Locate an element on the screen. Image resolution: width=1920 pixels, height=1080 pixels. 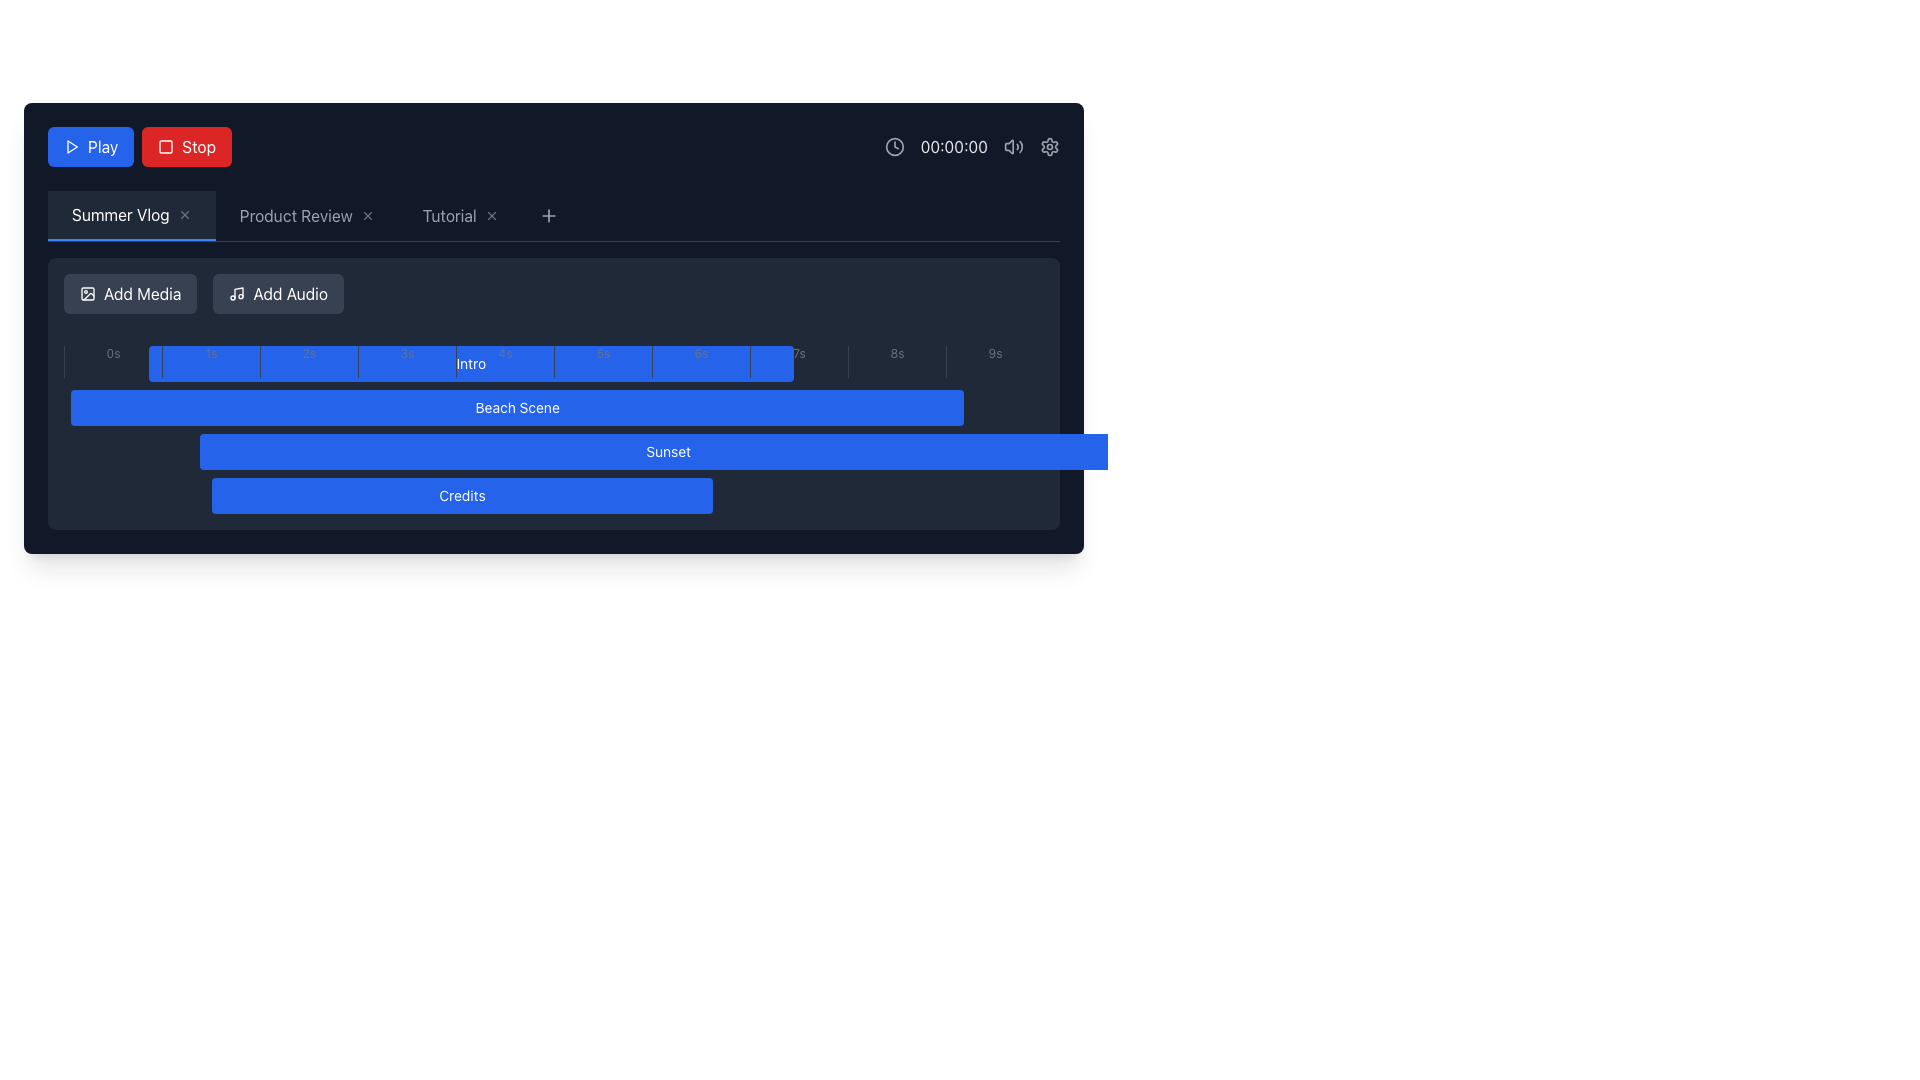
the 'Add Audio' button, which is a rectangular button with a dark gray background and white text, located to the right of the 'Add Media' button in the toolbar is located at coordinates (277, 293).